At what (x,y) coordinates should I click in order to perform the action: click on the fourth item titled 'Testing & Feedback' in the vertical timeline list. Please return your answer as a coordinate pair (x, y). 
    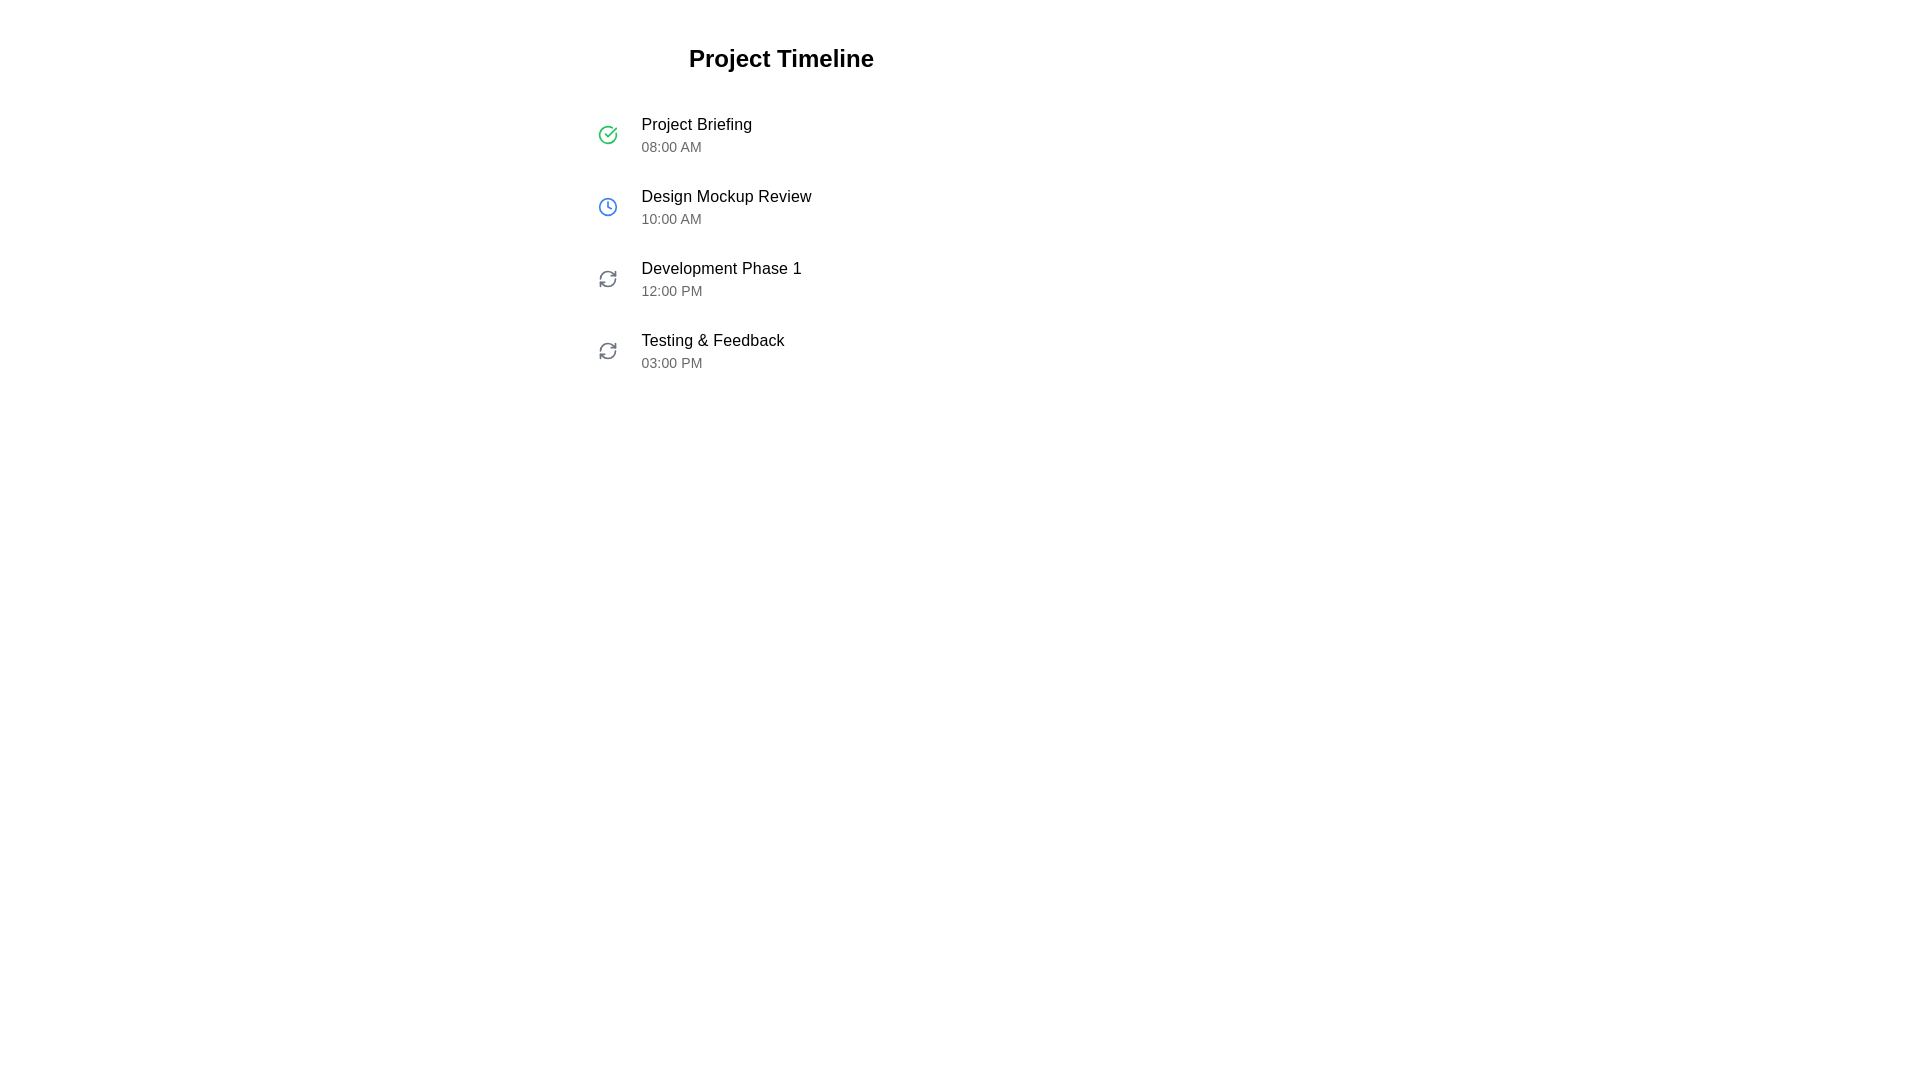
    Looking at the image, I should click on (807, 350).